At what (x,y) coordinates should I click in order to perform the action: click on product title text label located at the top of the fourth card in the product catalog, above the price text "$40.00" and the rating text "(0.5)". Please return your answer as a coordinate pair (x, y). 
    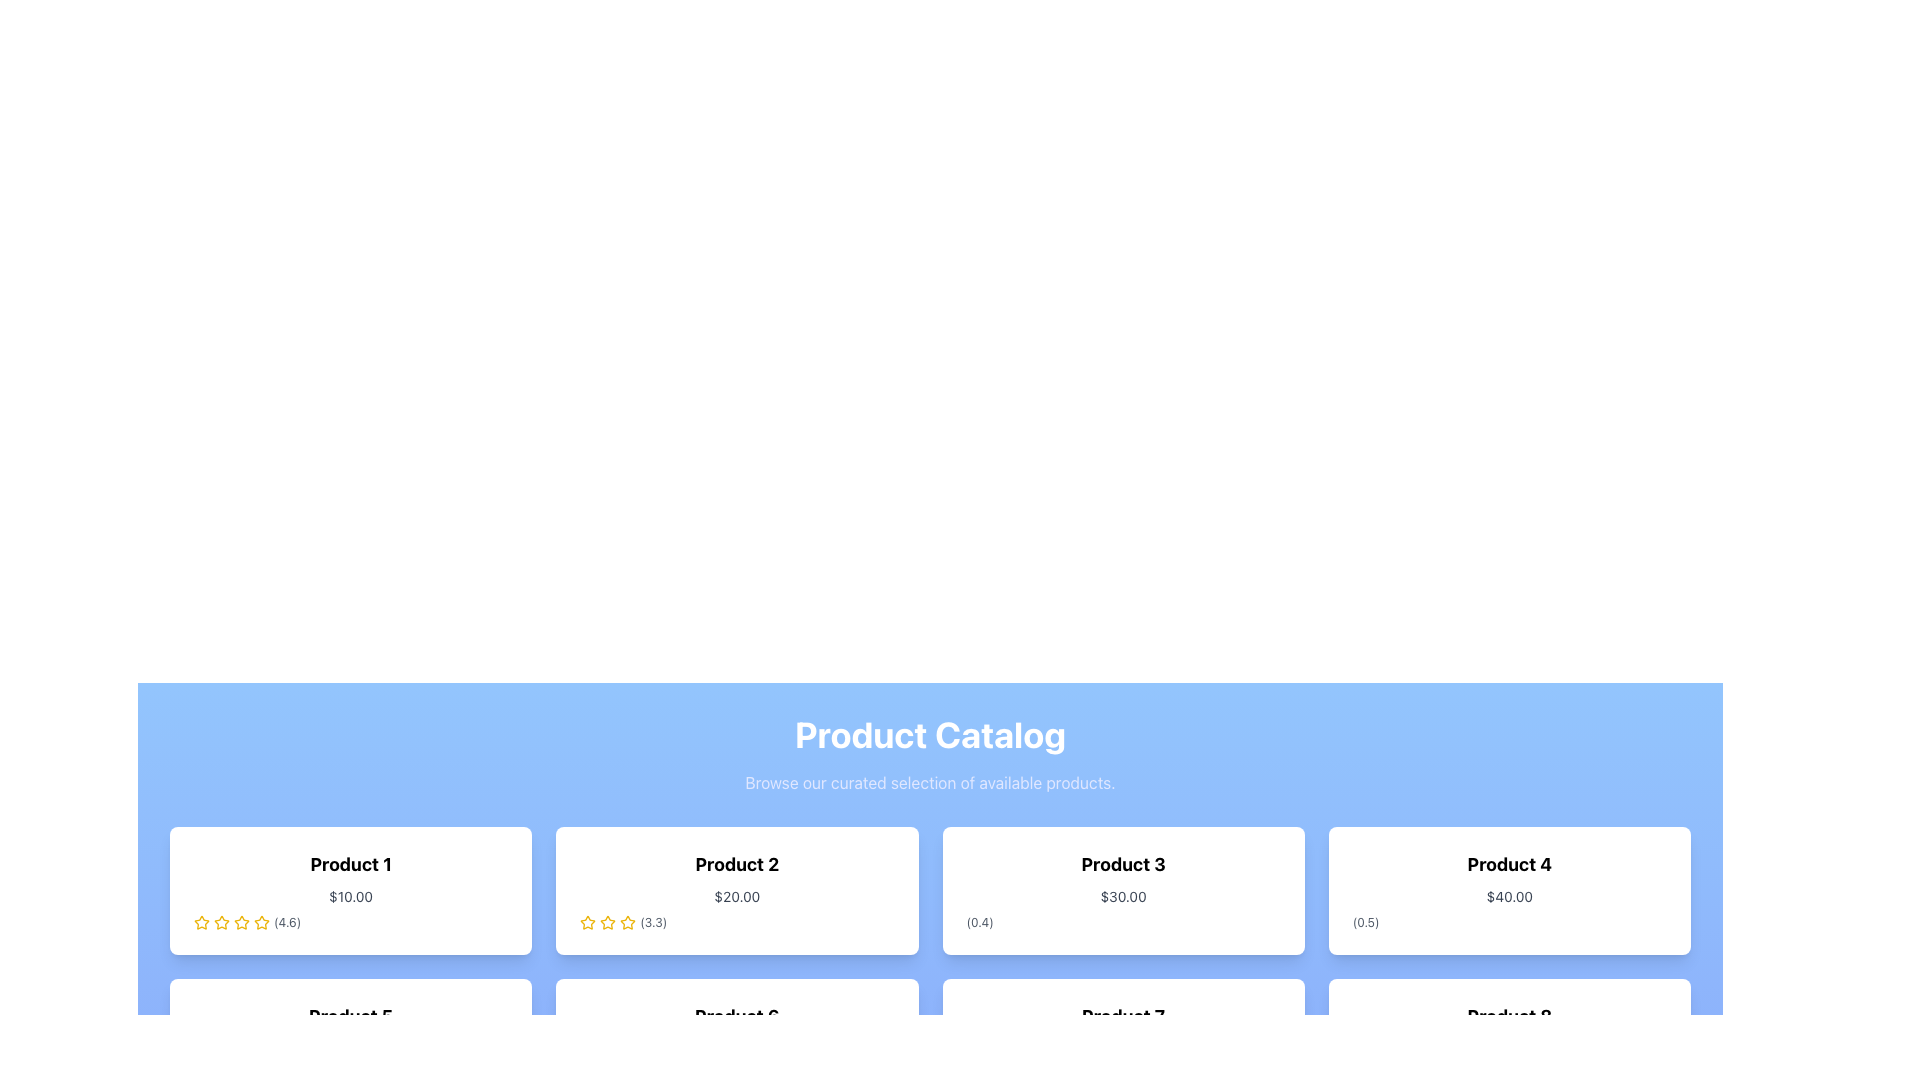
    Looking at the image, I should click on (1509, 863).